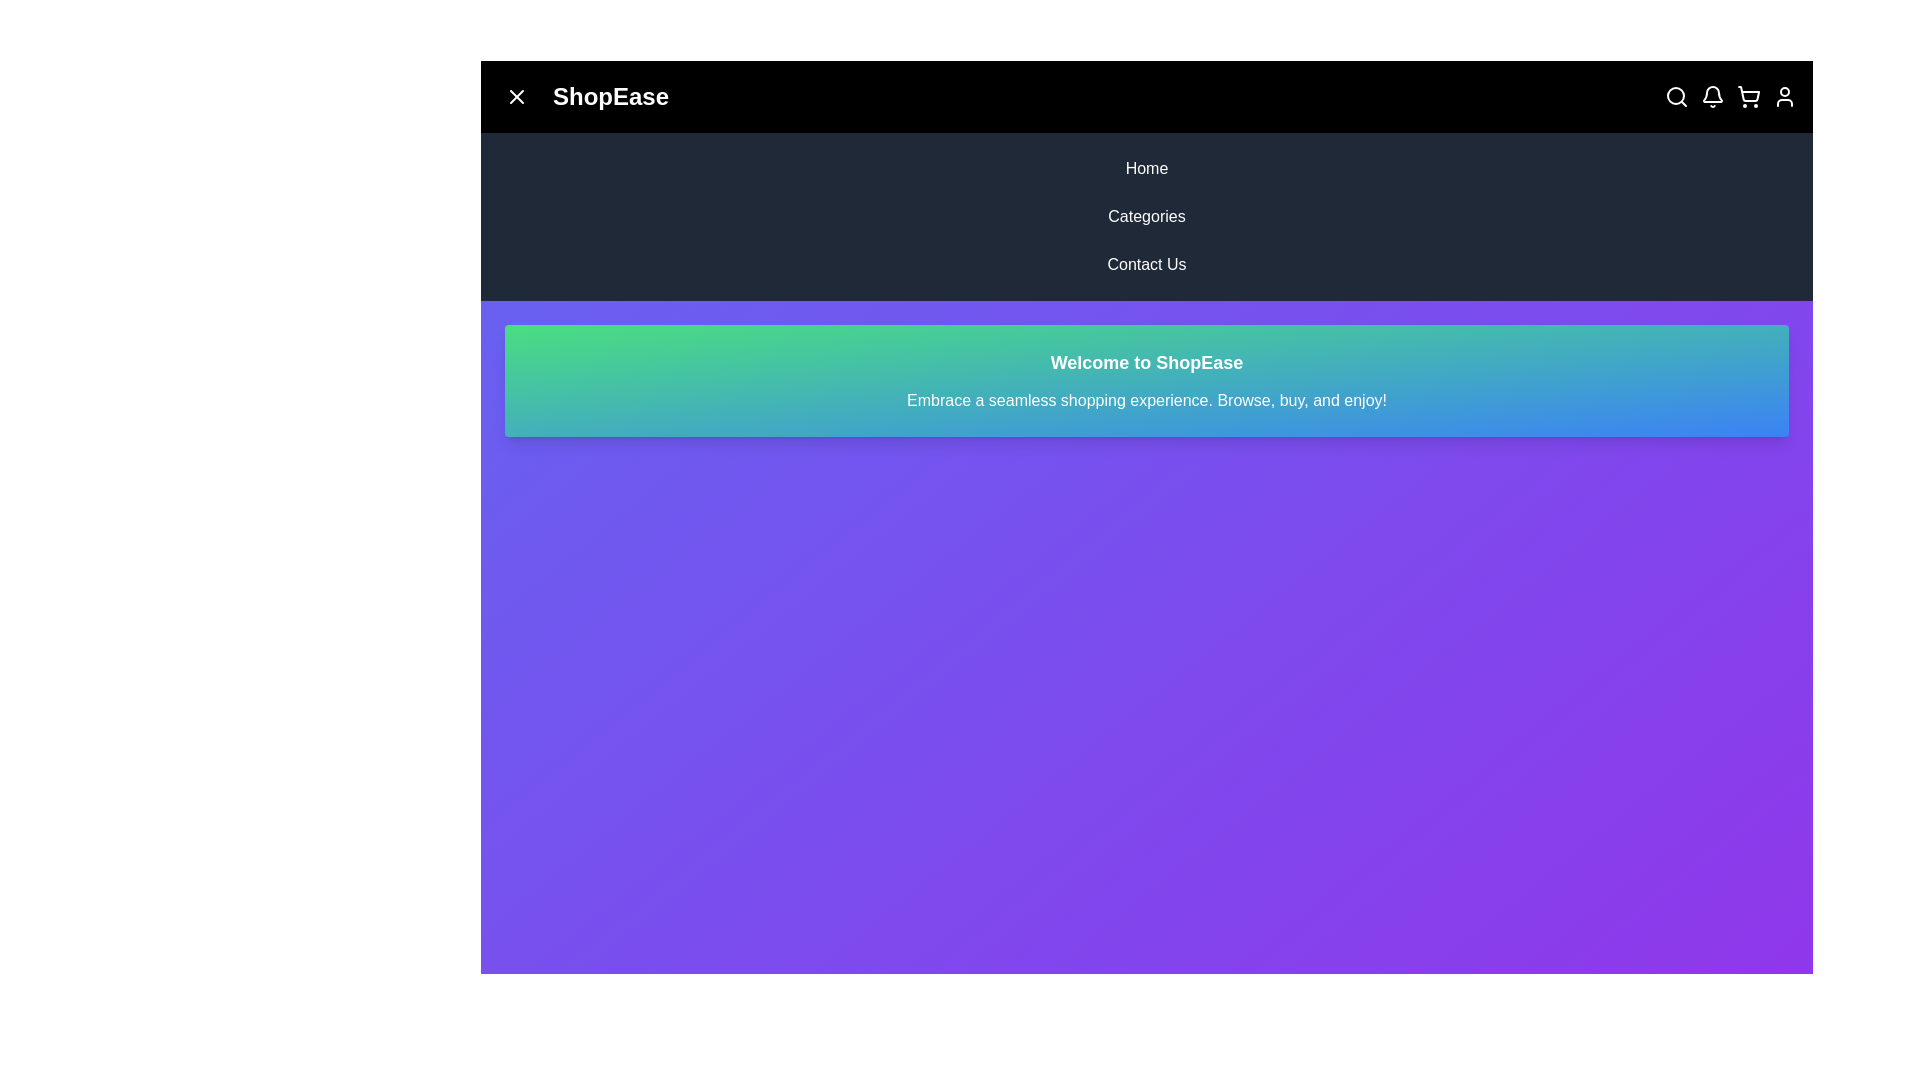  What do you see at coordinates (1747, 96) in the screenshot?
I see `the shopping cart icon to toggle the shopping cart section` at bounding box center [1747, 96].